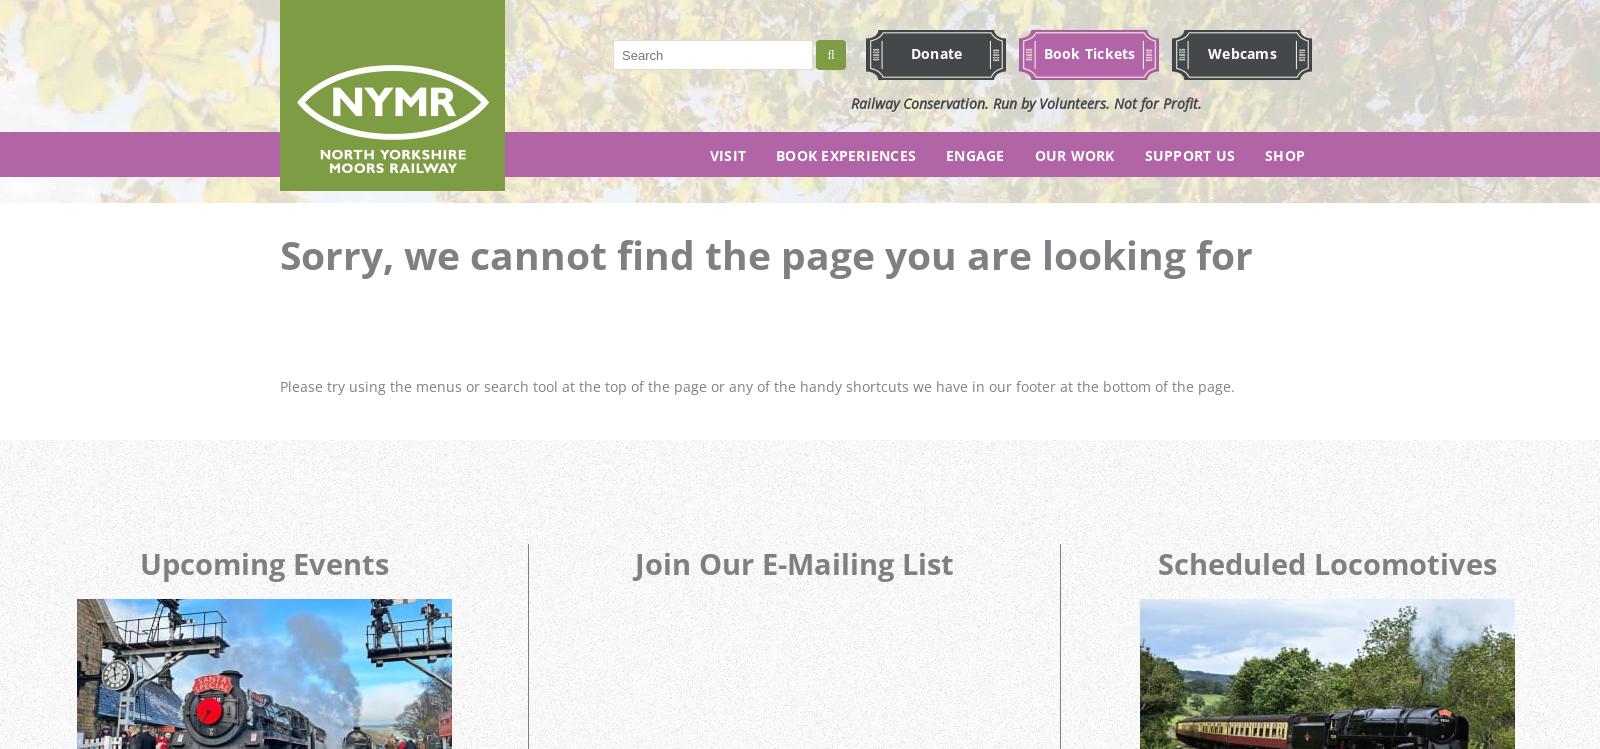  What do you see at coordinates (635, 563) in the screenshot?
I see `'Join Our E-Mailing List'` at bounding box center [635, 563].